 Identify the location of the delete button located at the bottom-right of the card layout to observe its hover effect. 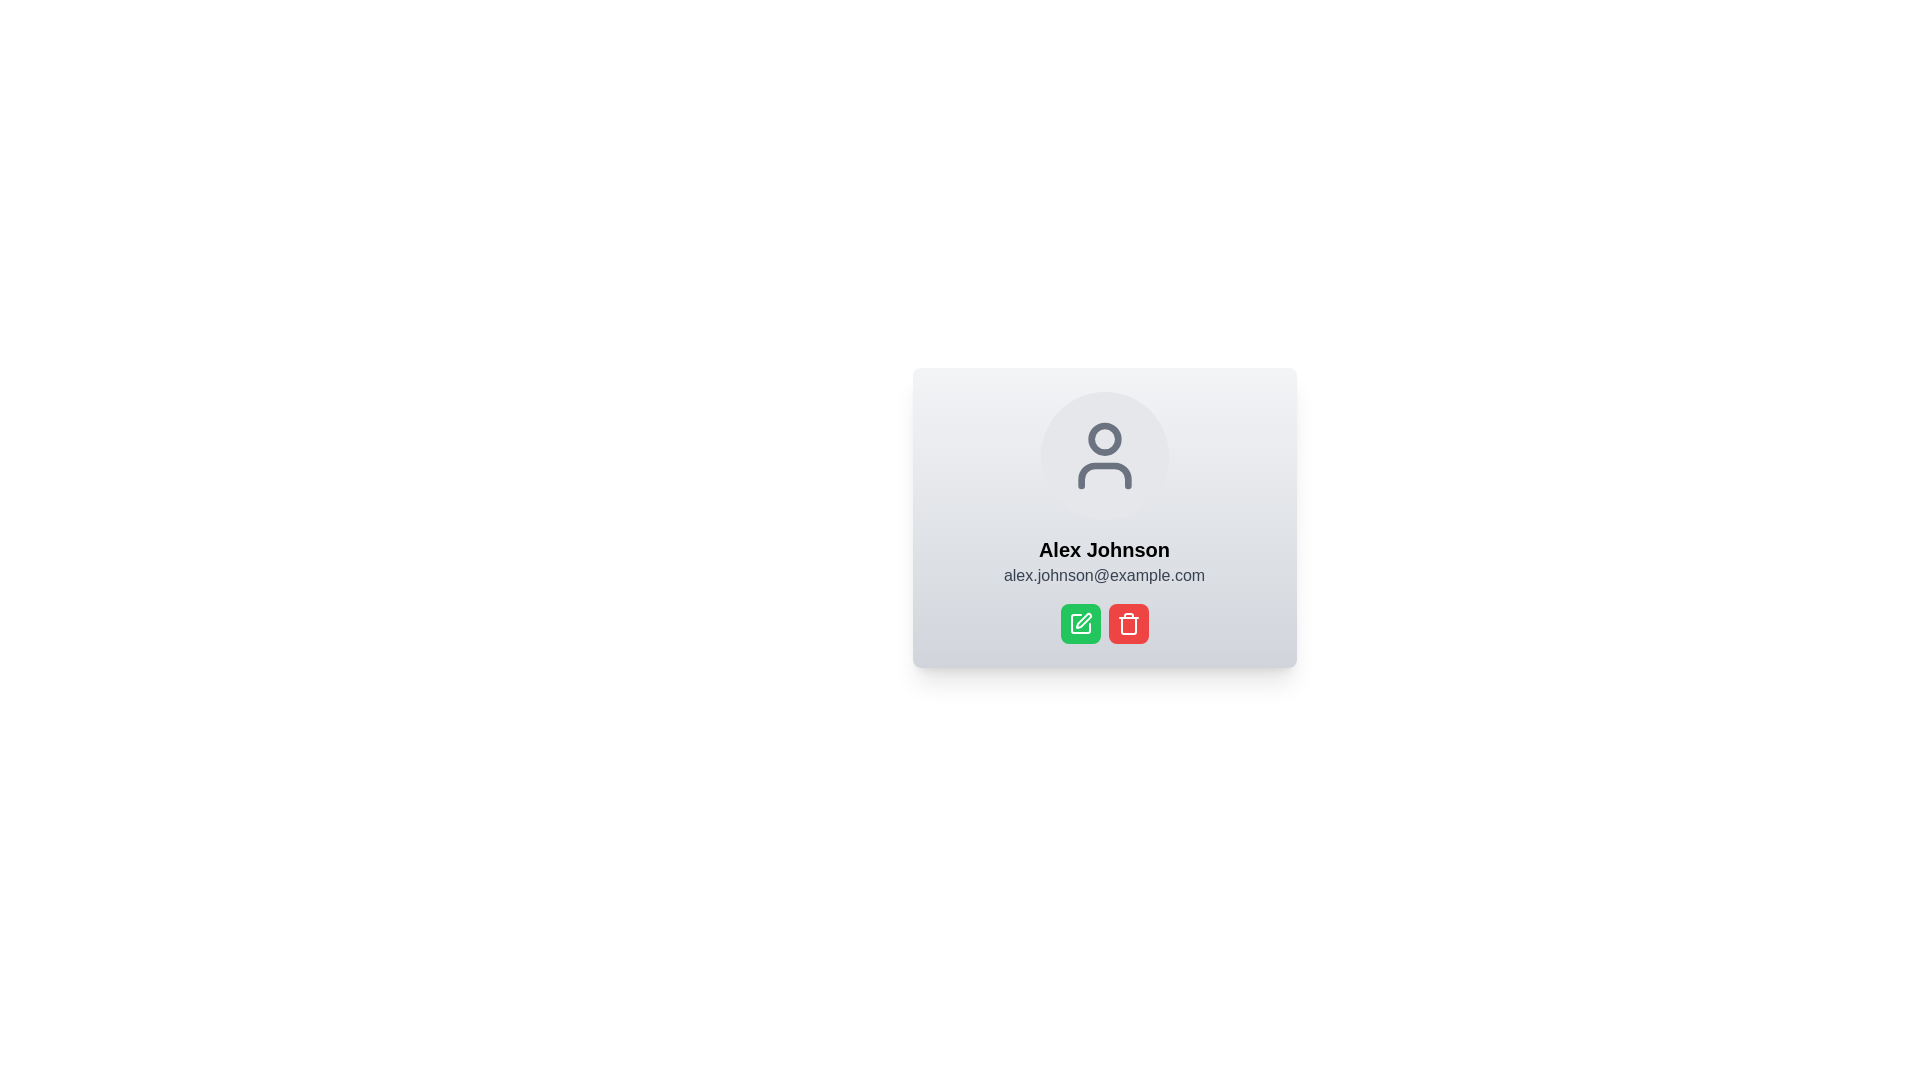
(1128, 623).